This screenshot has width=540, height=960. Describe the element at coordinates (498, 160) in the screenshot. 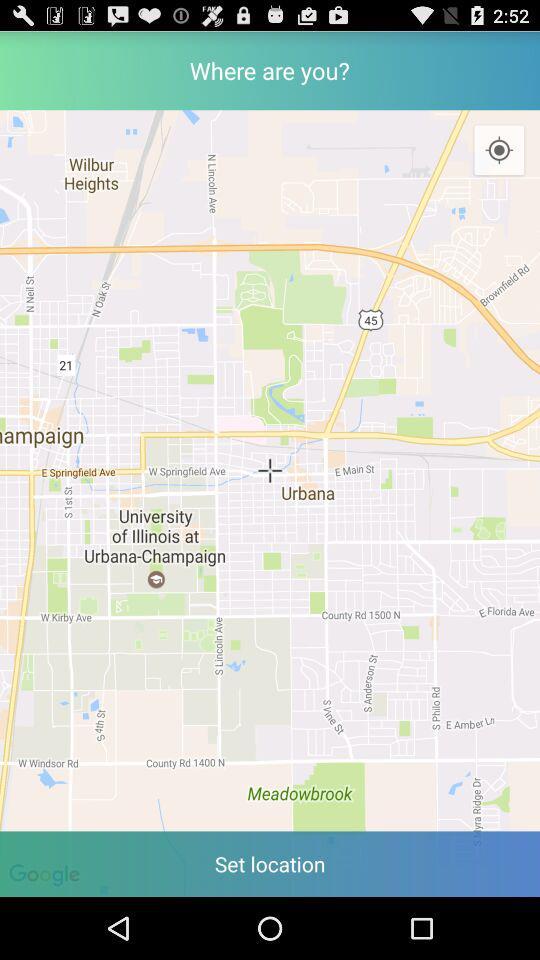

I see `the location_crosshair icon` at that location.